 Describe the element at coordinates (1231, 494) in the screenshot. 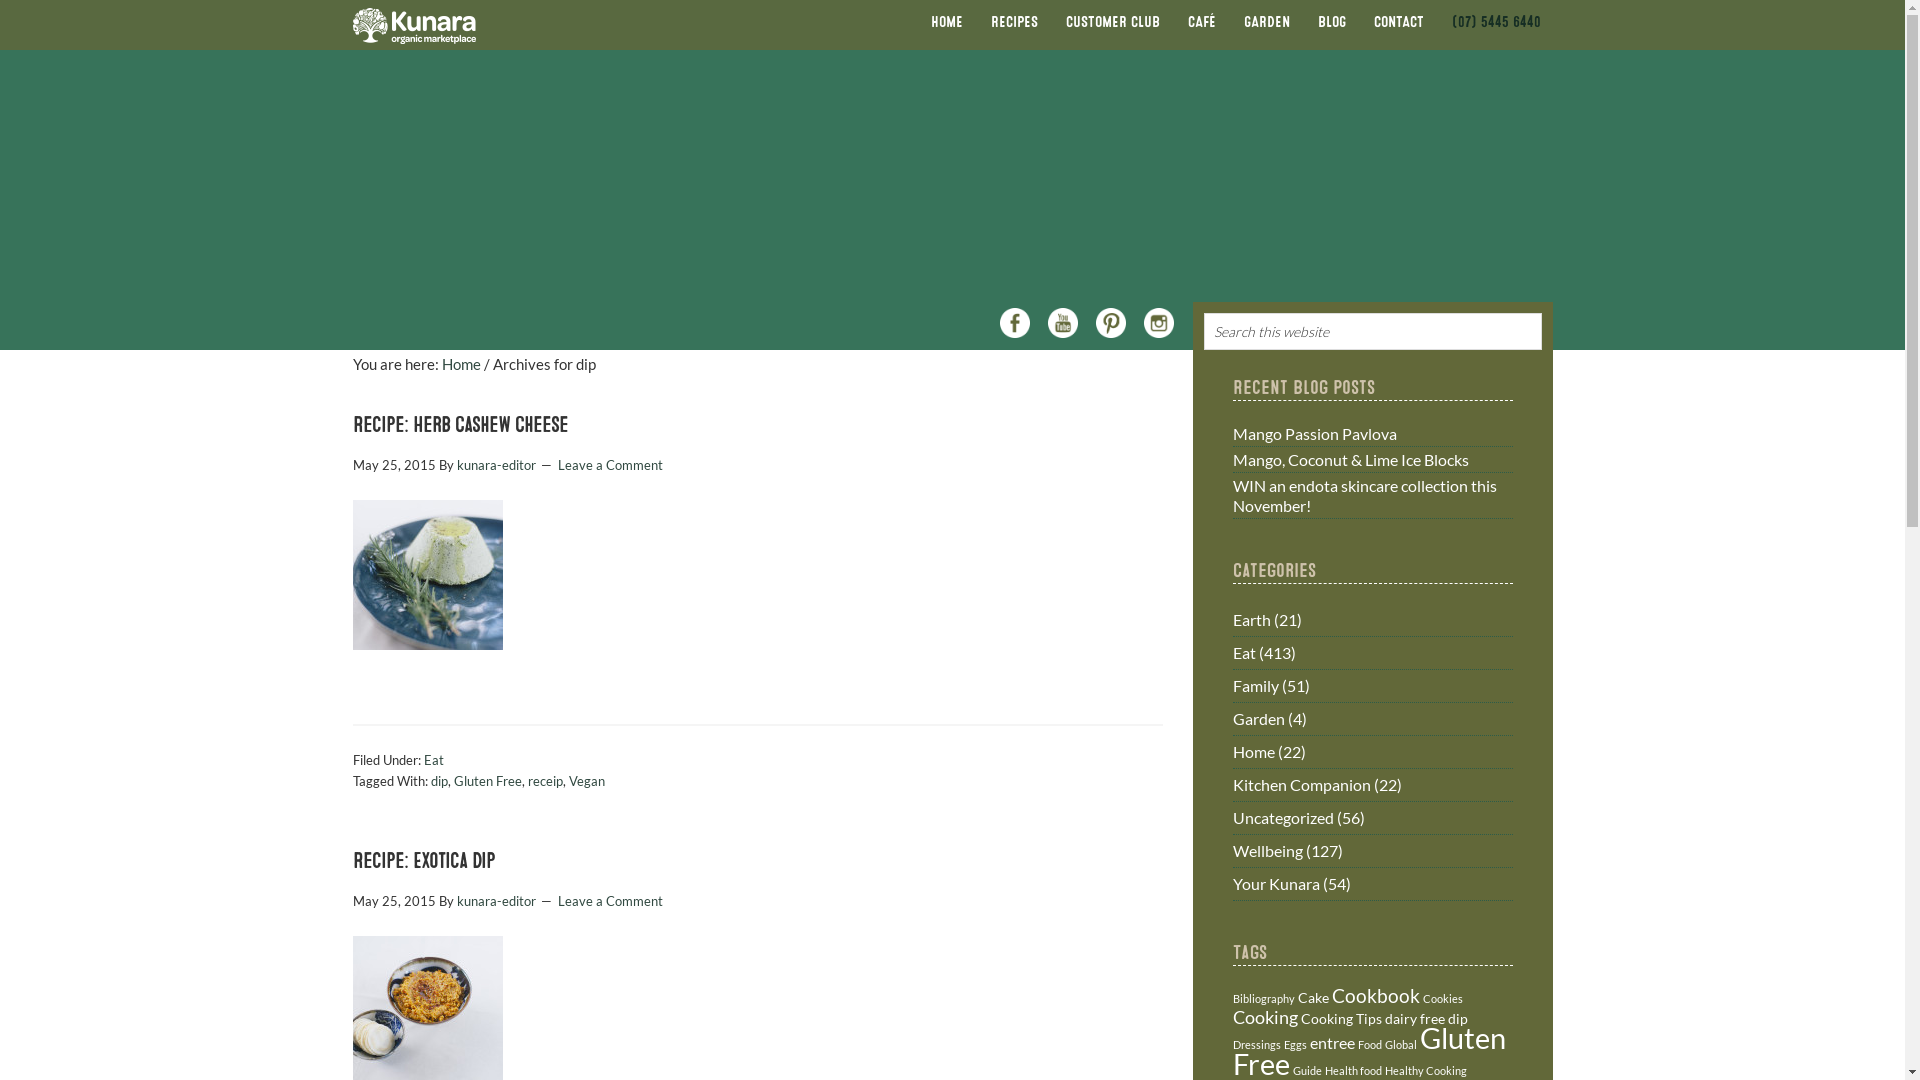

I see `'WIN an endota skincare collection this November!'` at that location.